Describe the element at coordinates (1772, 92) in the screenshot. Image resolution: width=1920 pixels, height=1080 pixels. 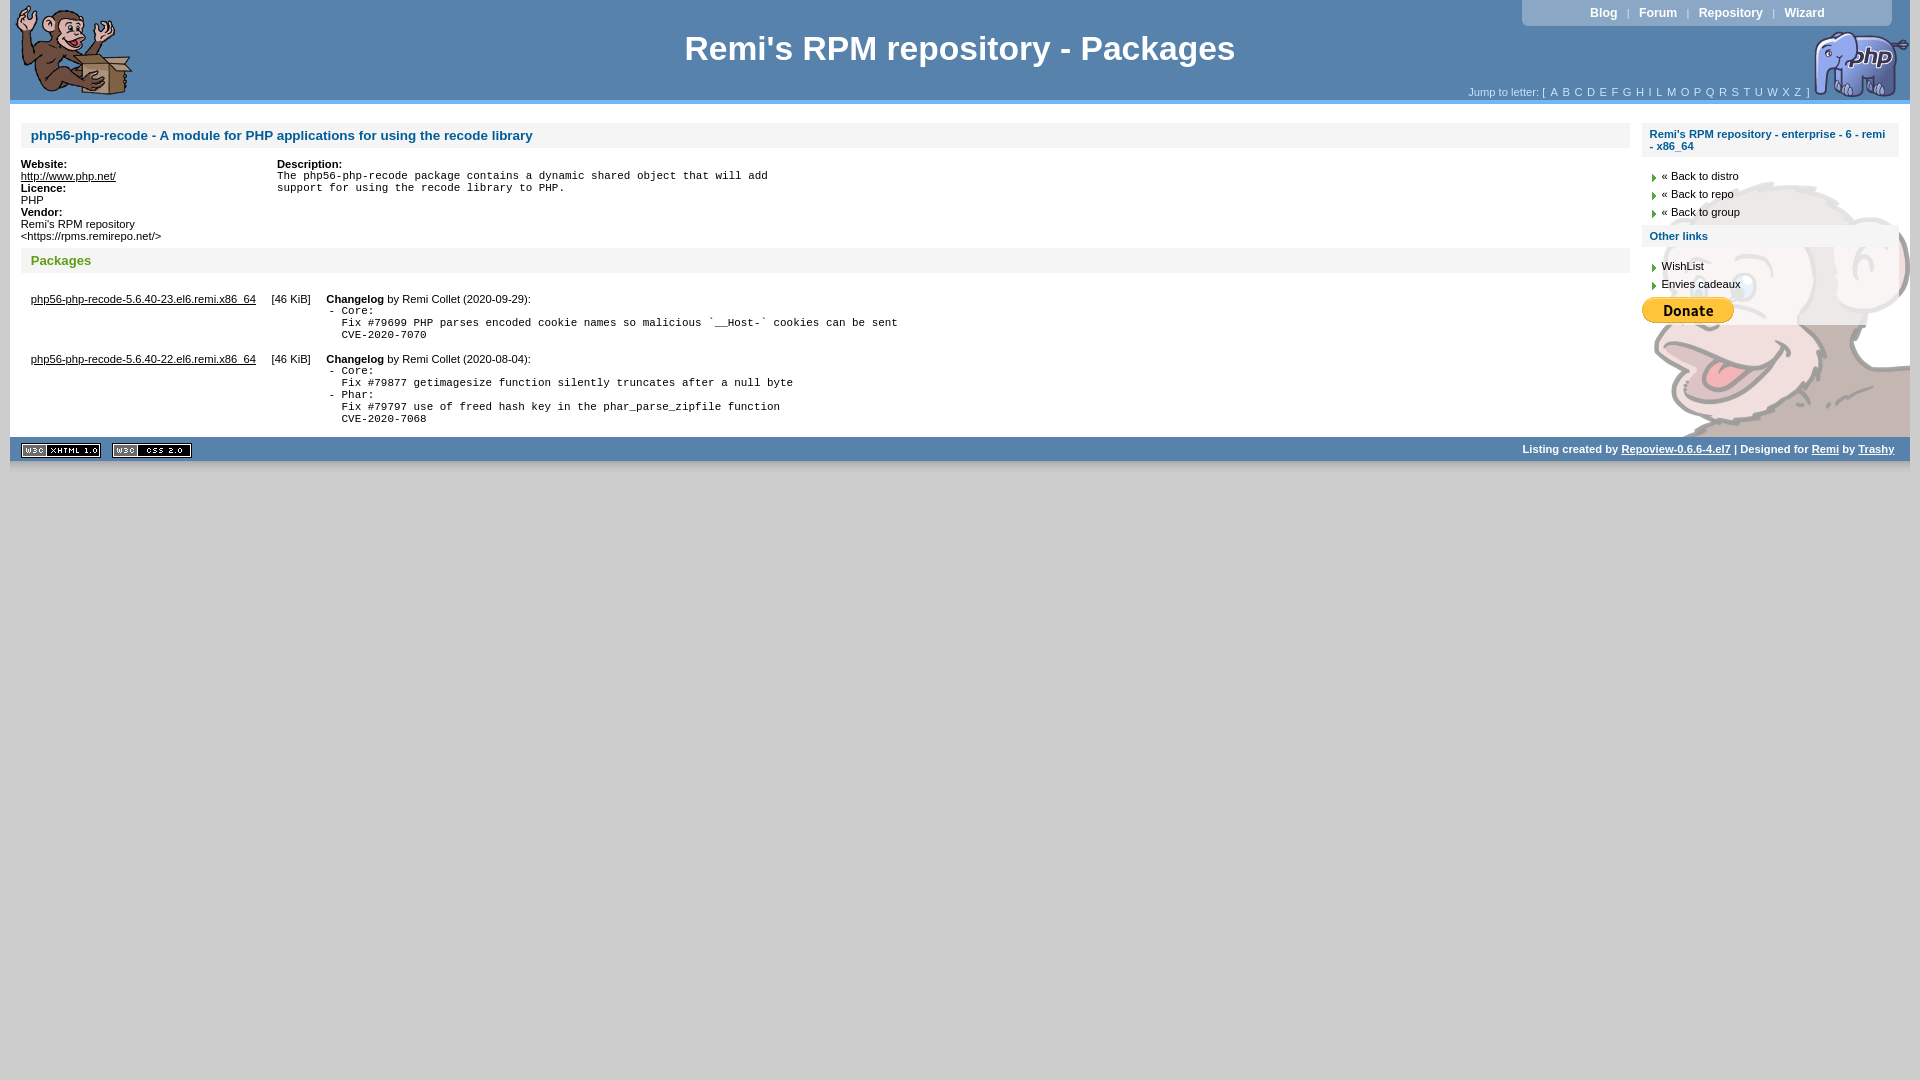
I see `'W'` at that location.